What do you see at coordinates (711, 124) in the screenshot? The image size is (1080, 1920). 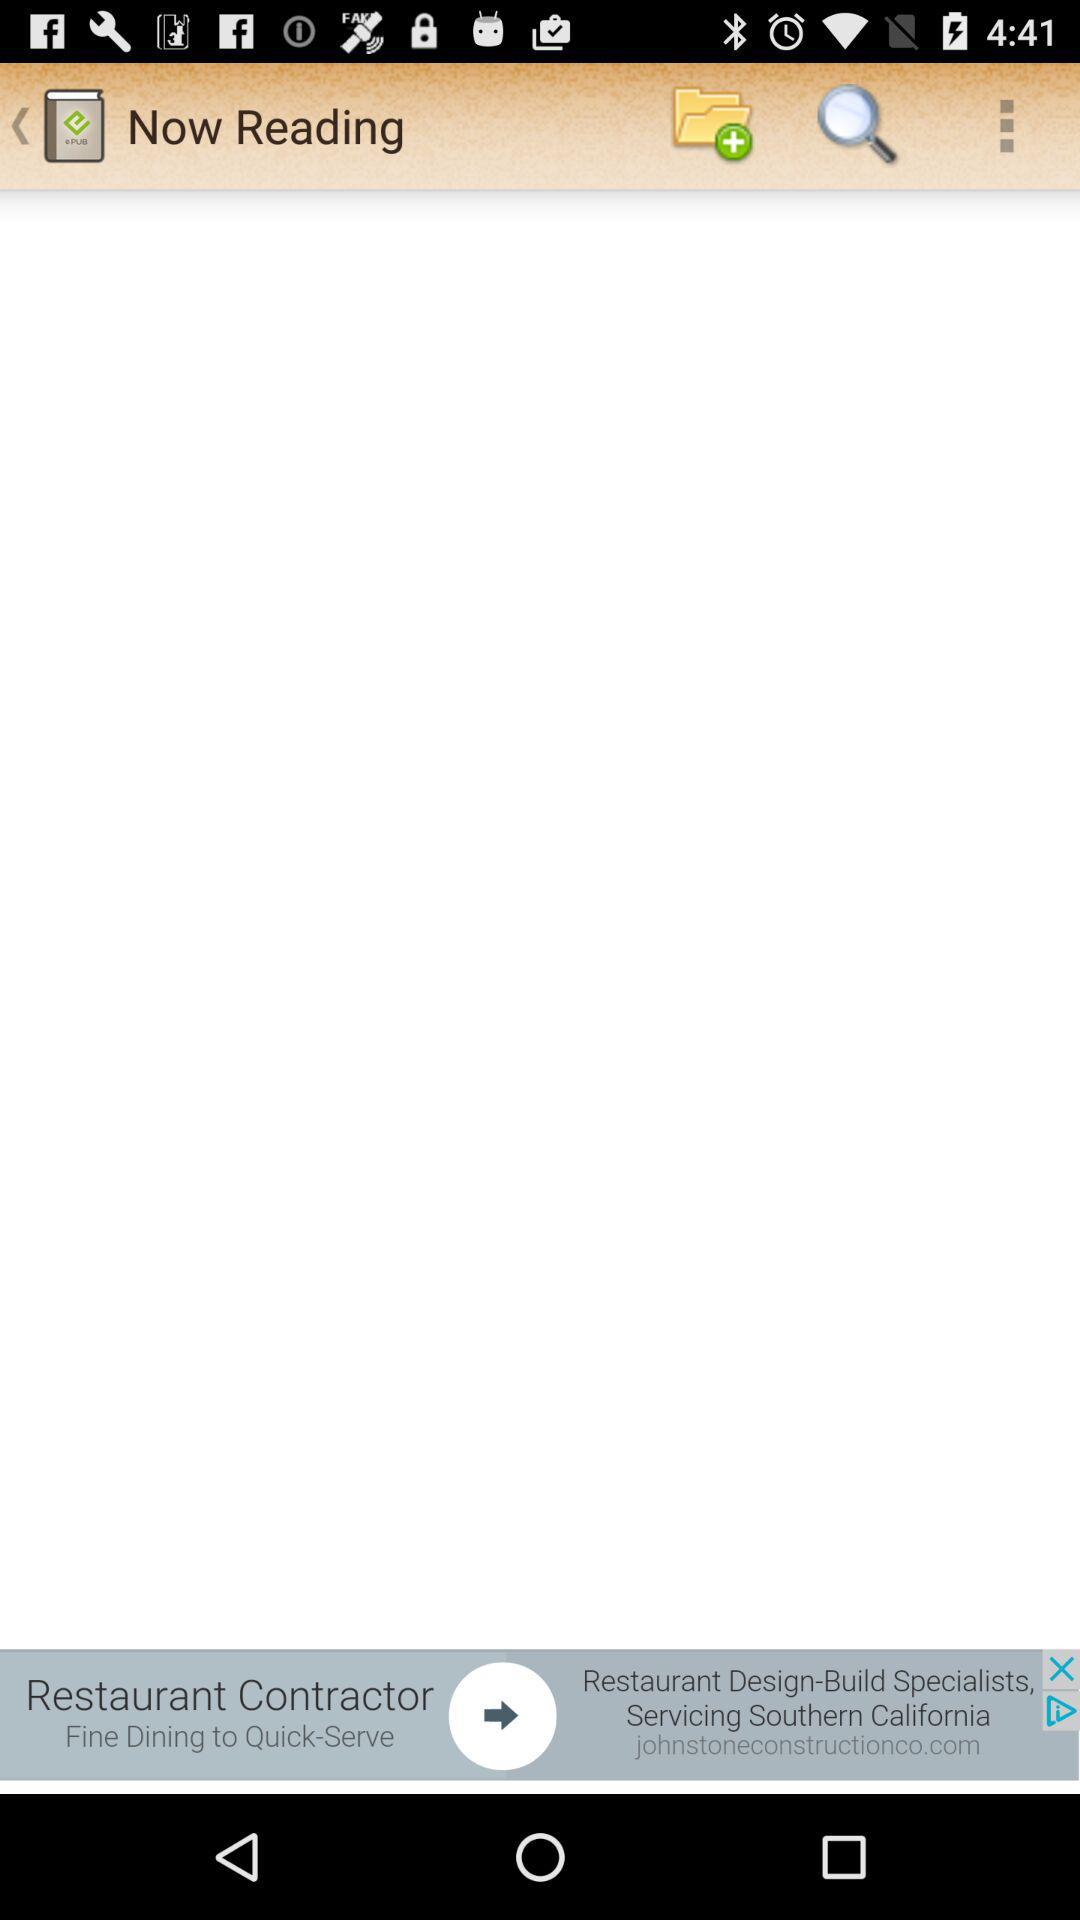 I see `icon at the top` at bounding box center [711, 124].